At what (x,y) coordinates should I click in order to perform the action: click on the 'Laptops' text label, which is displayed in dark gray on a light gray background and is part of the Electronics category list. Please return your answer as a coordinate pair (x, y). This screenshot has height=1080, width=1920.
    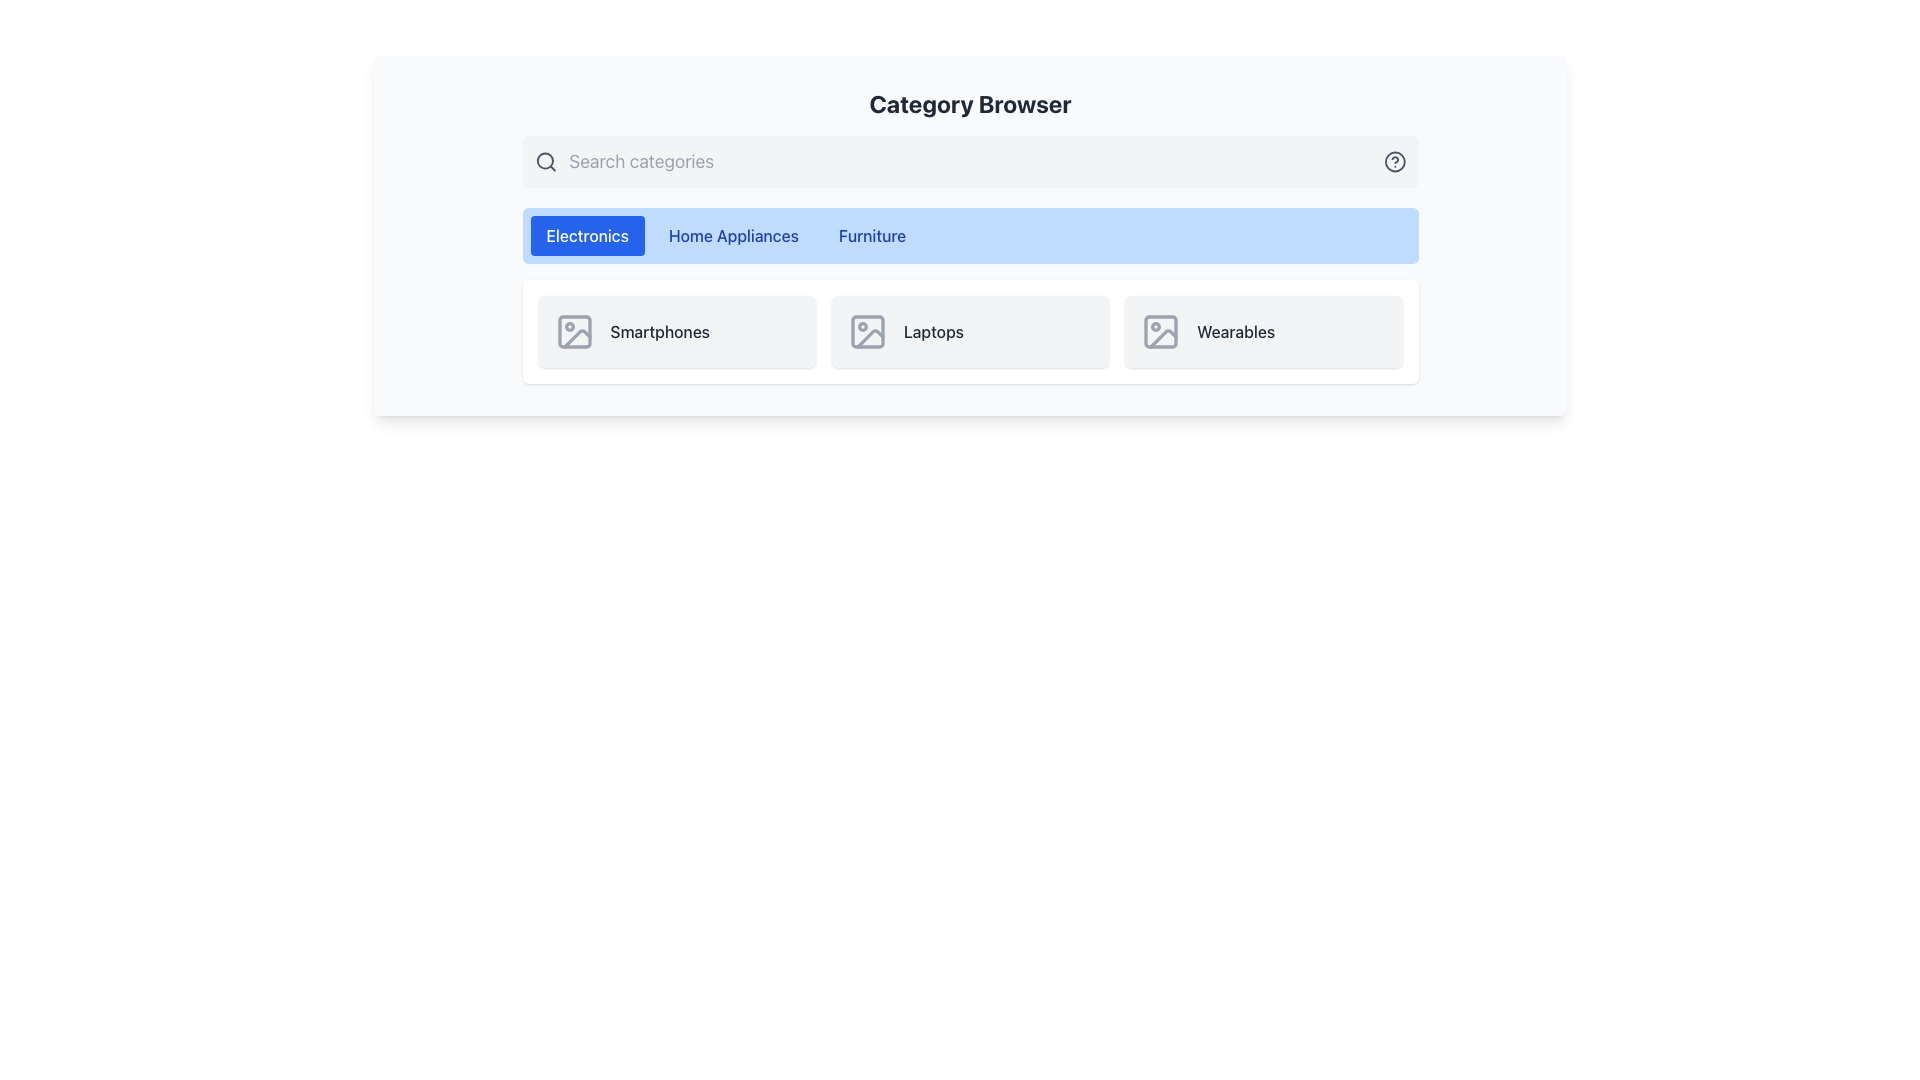
    Looking at the image, I should click on (932, 330).